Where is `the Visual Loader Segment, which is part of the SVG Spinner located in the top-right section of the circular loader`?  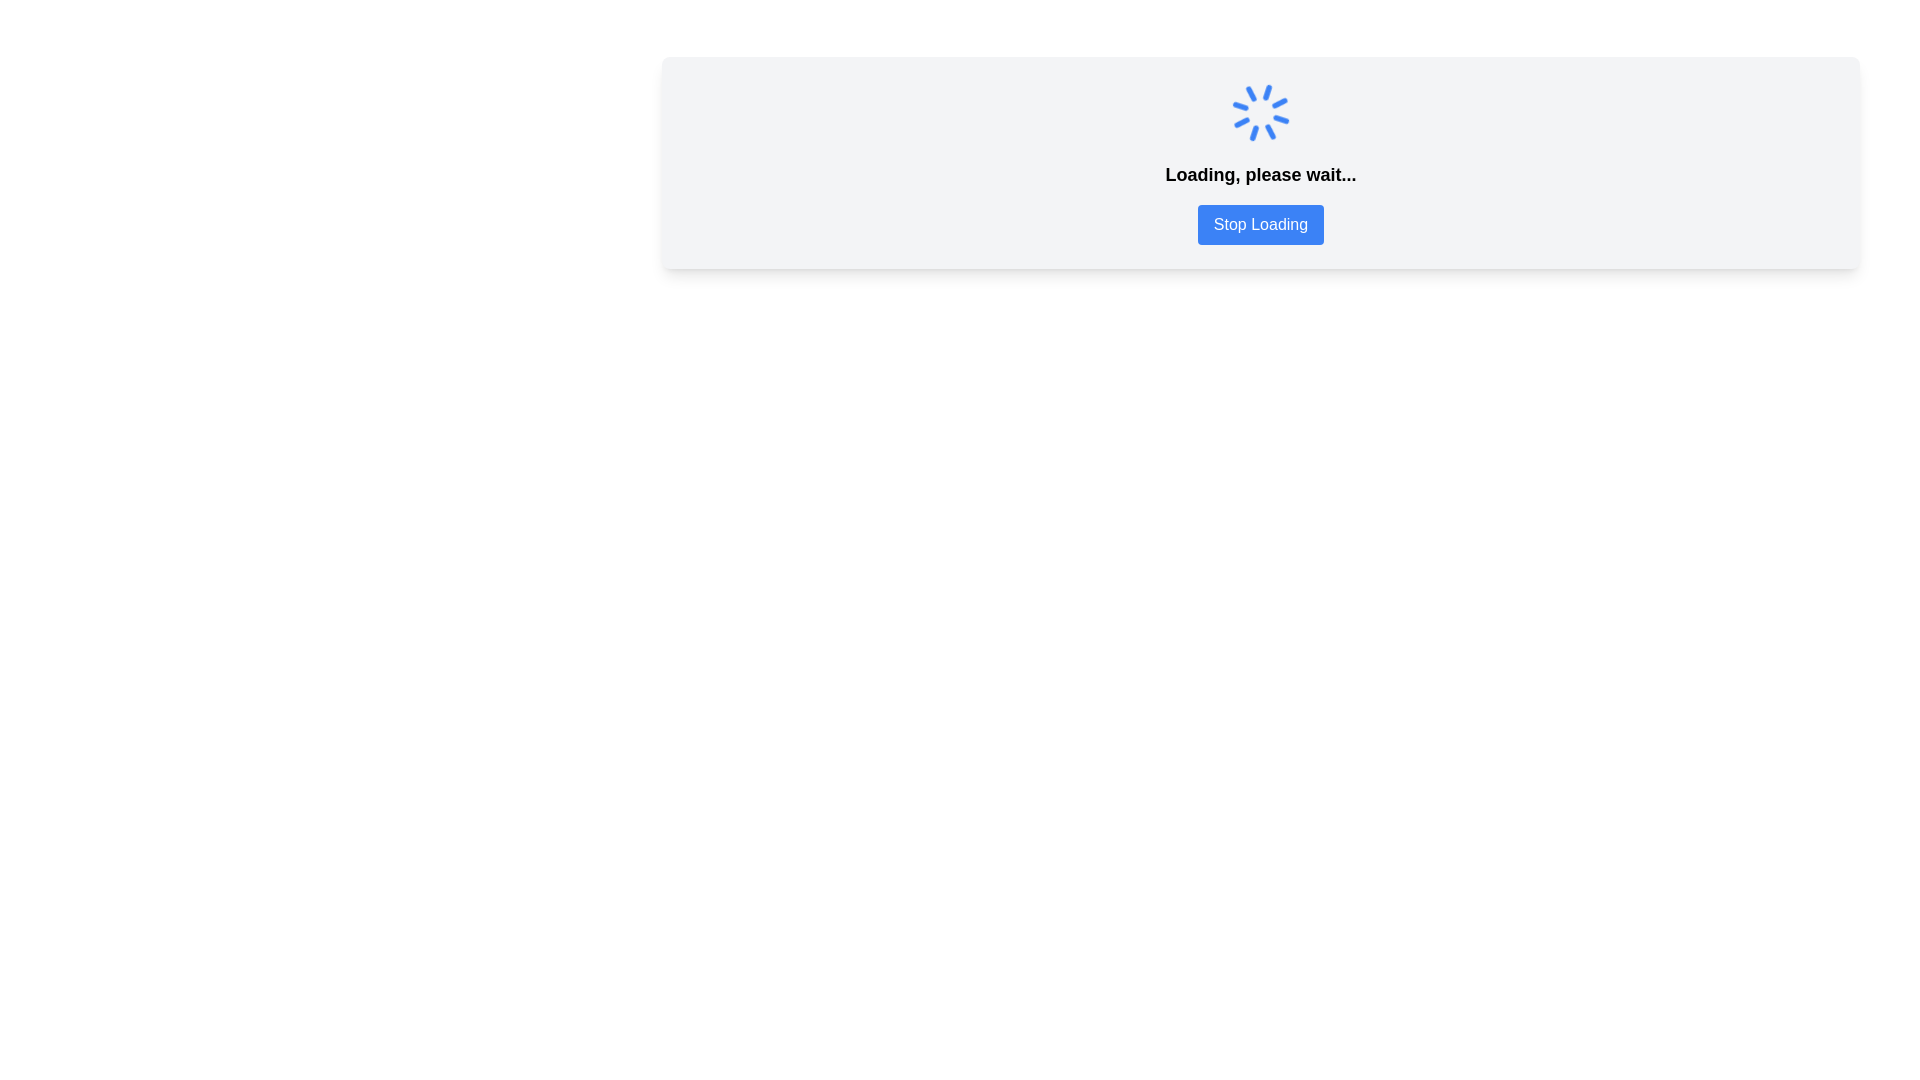
the Visual Loader Segment, which is part of the SVG Spinner located in the top-right section of the circular loader is located at coordinates (1280, 120).